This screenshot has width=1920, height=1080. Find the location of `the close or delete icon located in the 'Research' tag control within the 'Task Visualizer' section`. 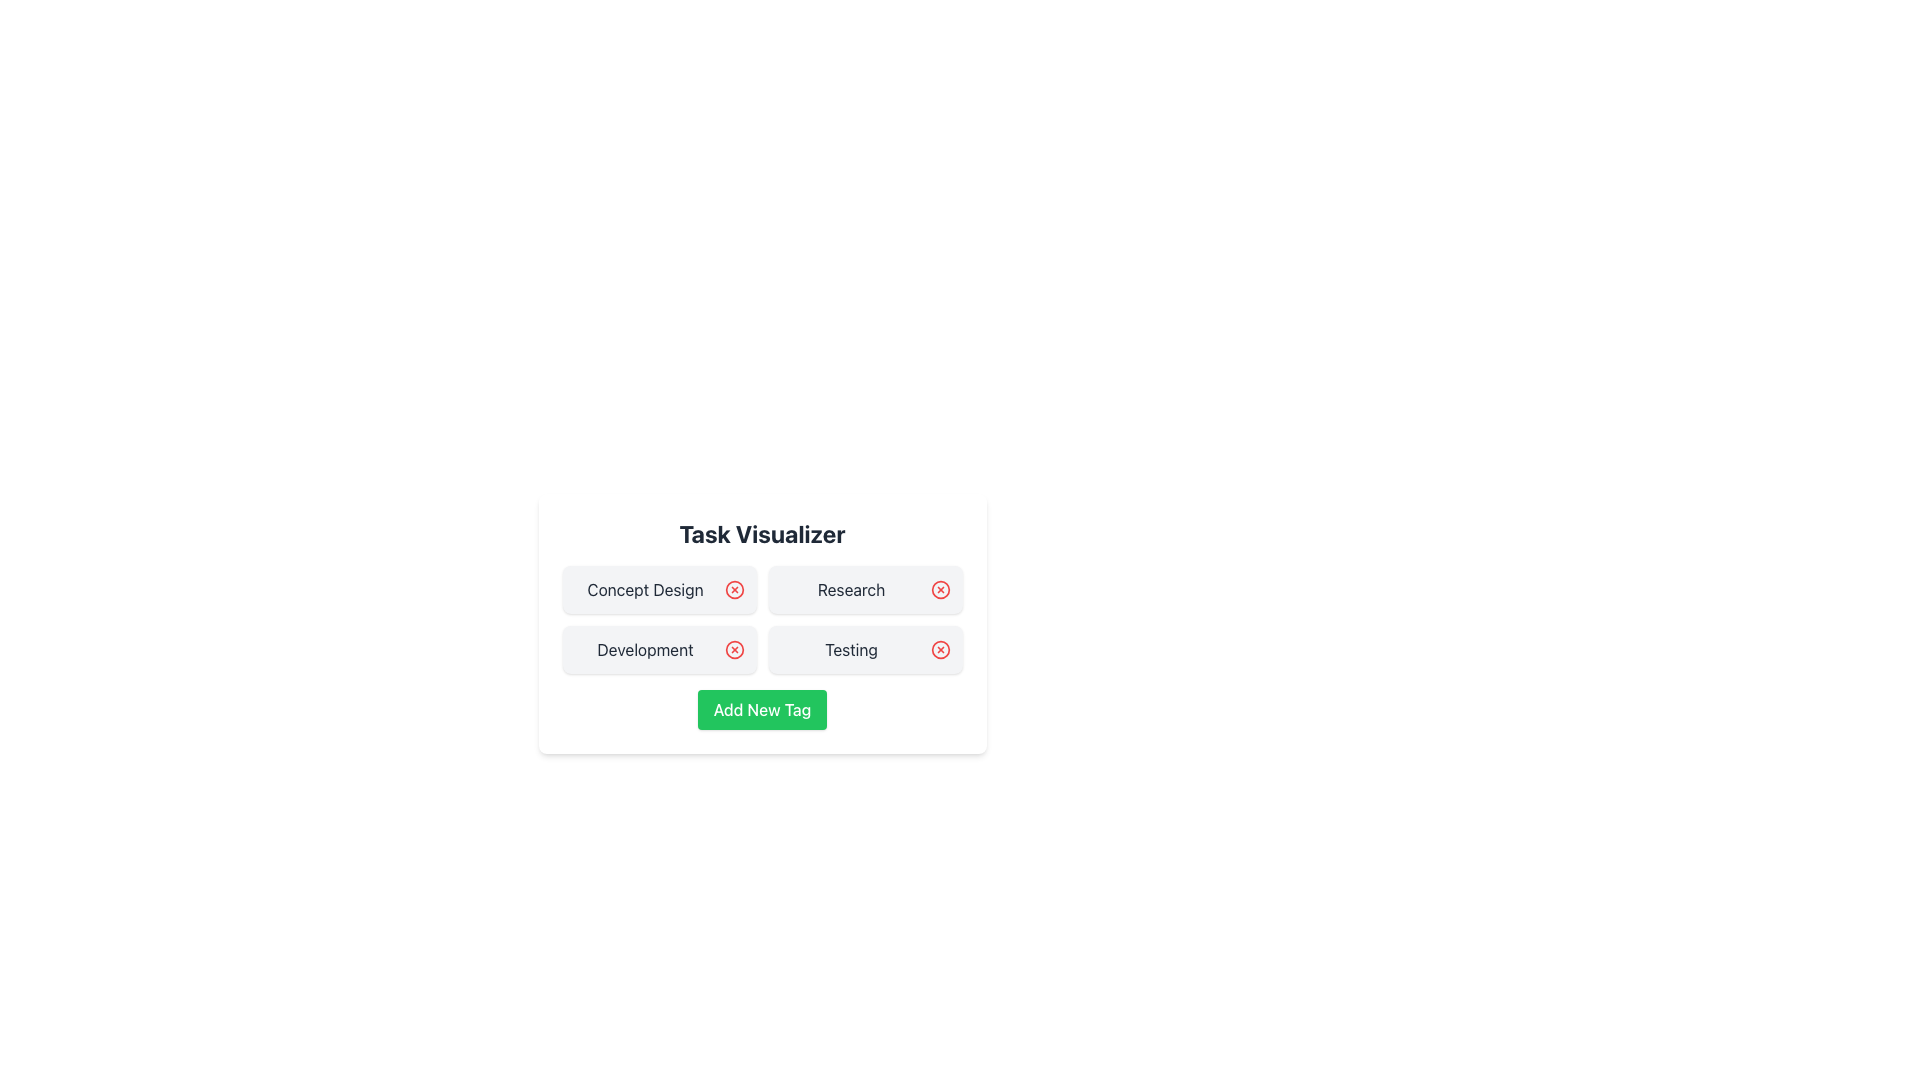

the close or delete icon located in the 'Research' tag control within the 'Task Visualizer' section is located at coordinates (939, 589).